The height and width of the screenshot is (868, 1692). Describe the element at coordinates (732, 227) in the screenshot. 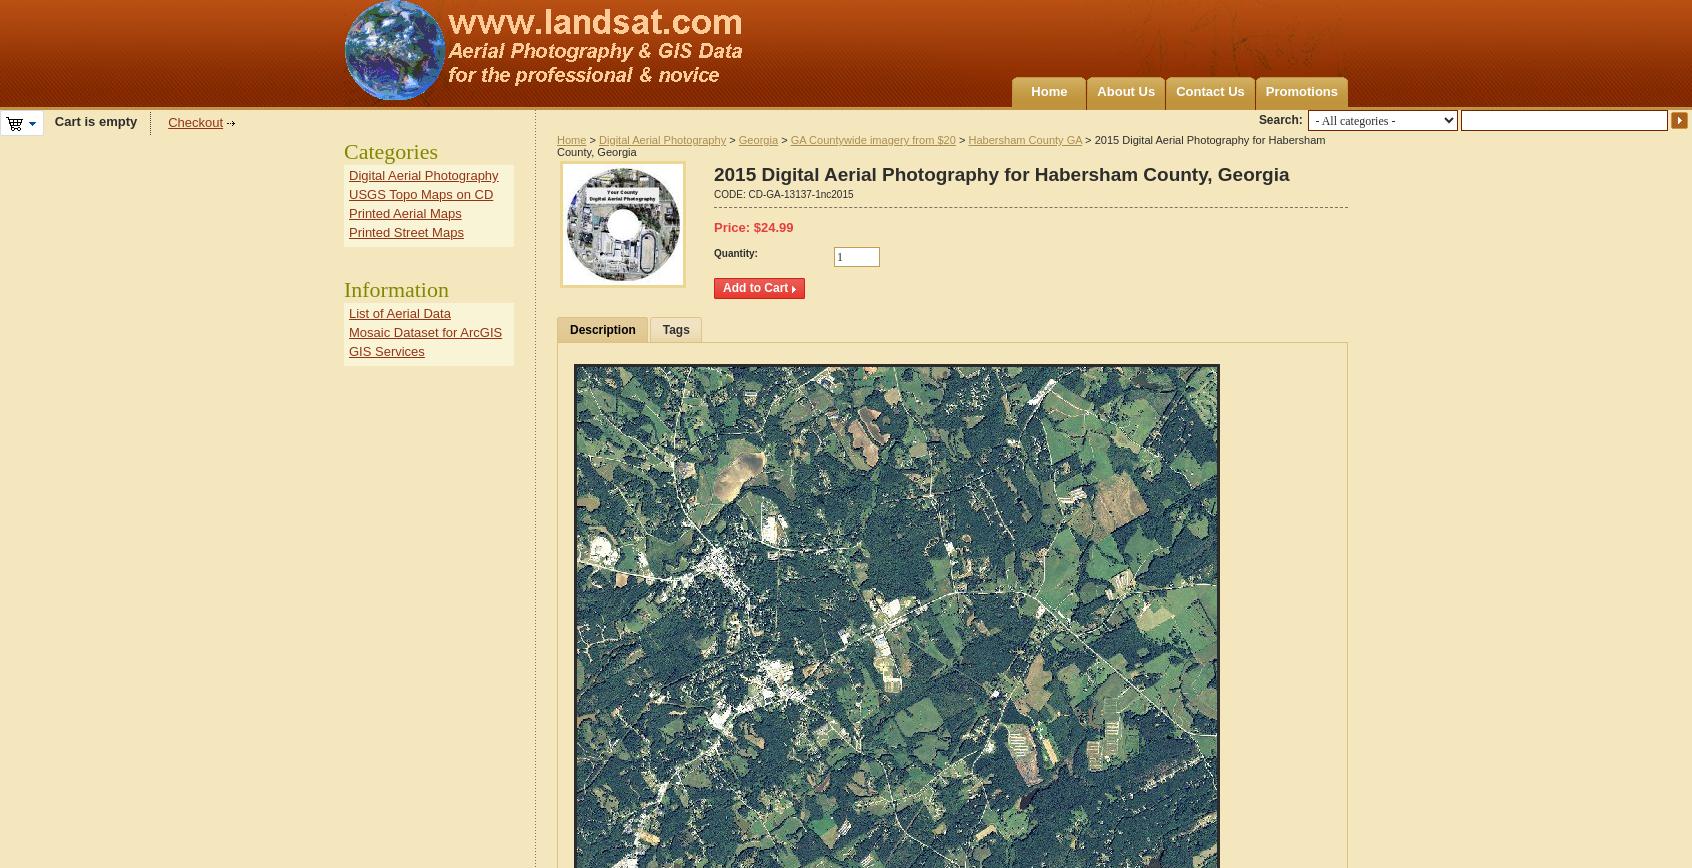

I see `'Price:'` at that location.